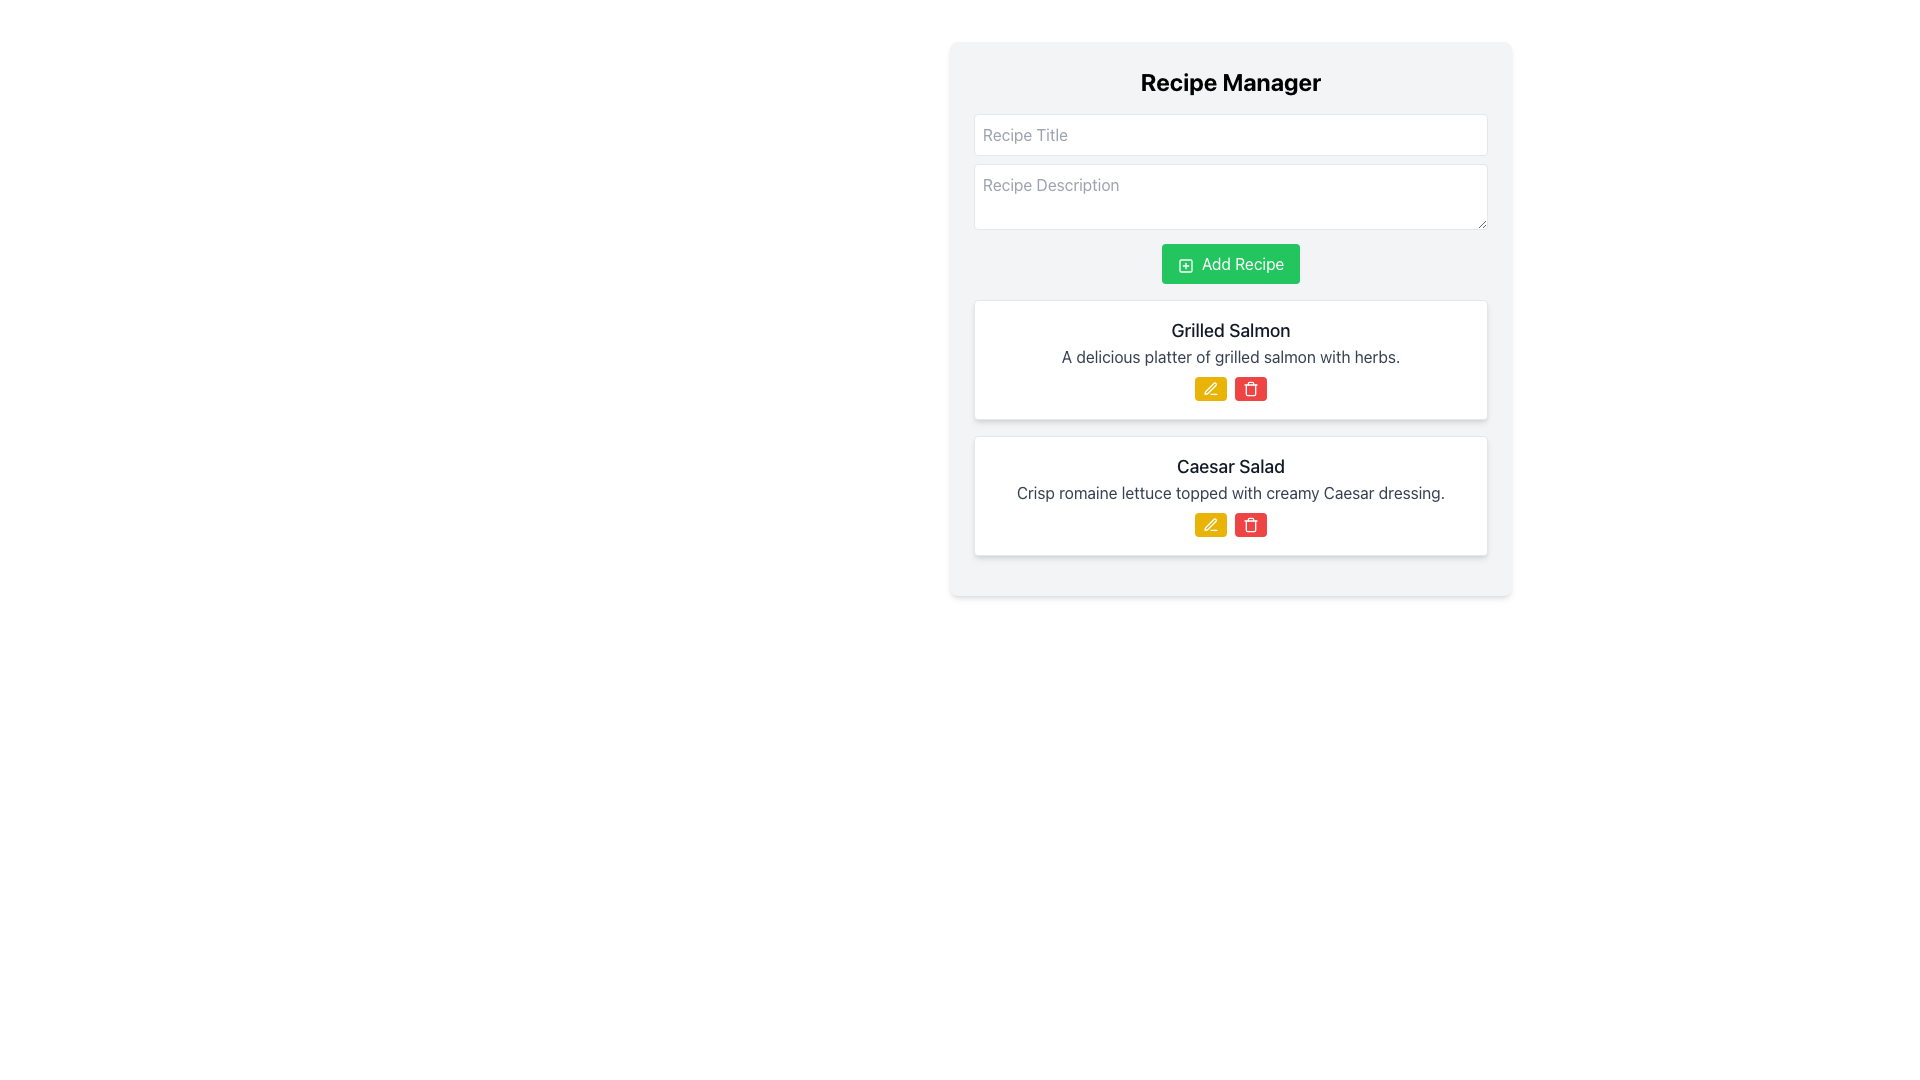 The width and height of the screenshot is (1920, 1080). I want to click on the static Text Label that describes the 'Grilled Salmon' dish, located directly below the title text and above interactive buttons, so click(1229, 356).